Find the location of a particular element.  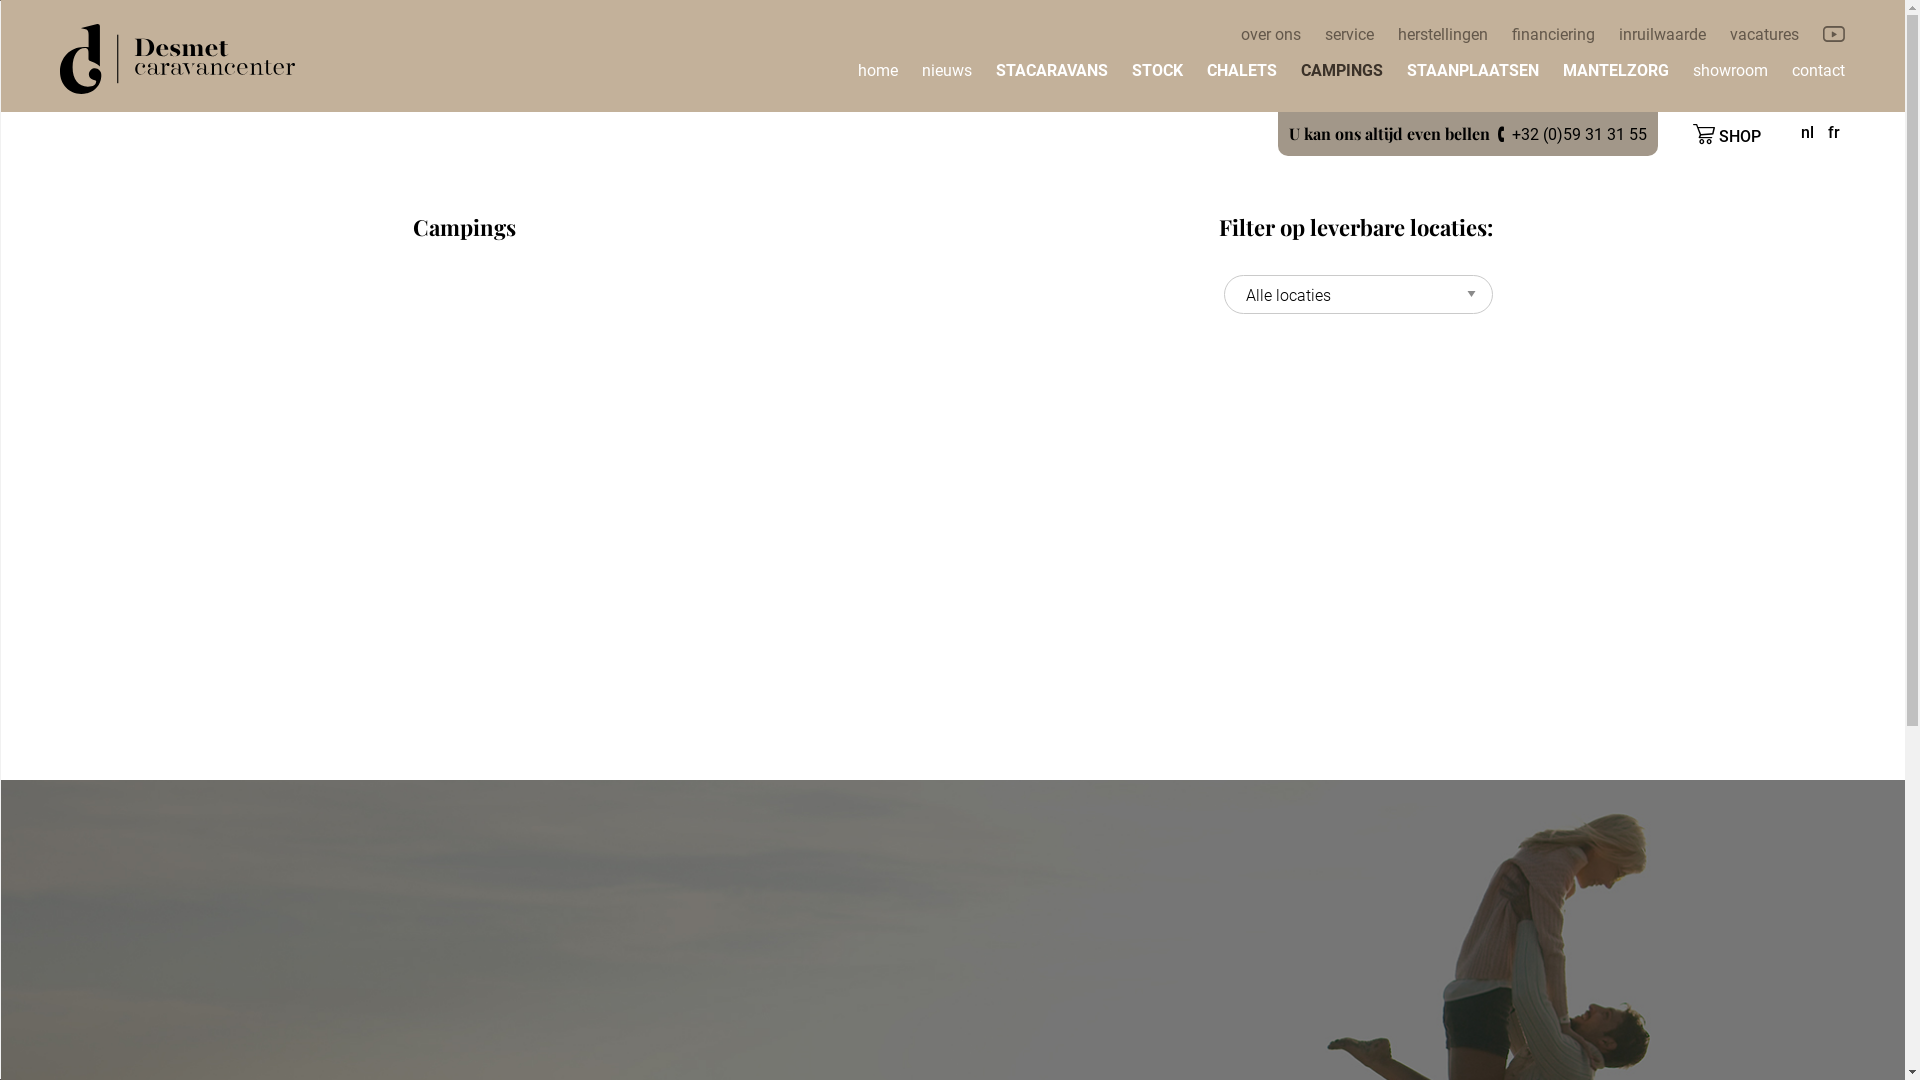

'STOCK' is located at coordinates (1122, 69).